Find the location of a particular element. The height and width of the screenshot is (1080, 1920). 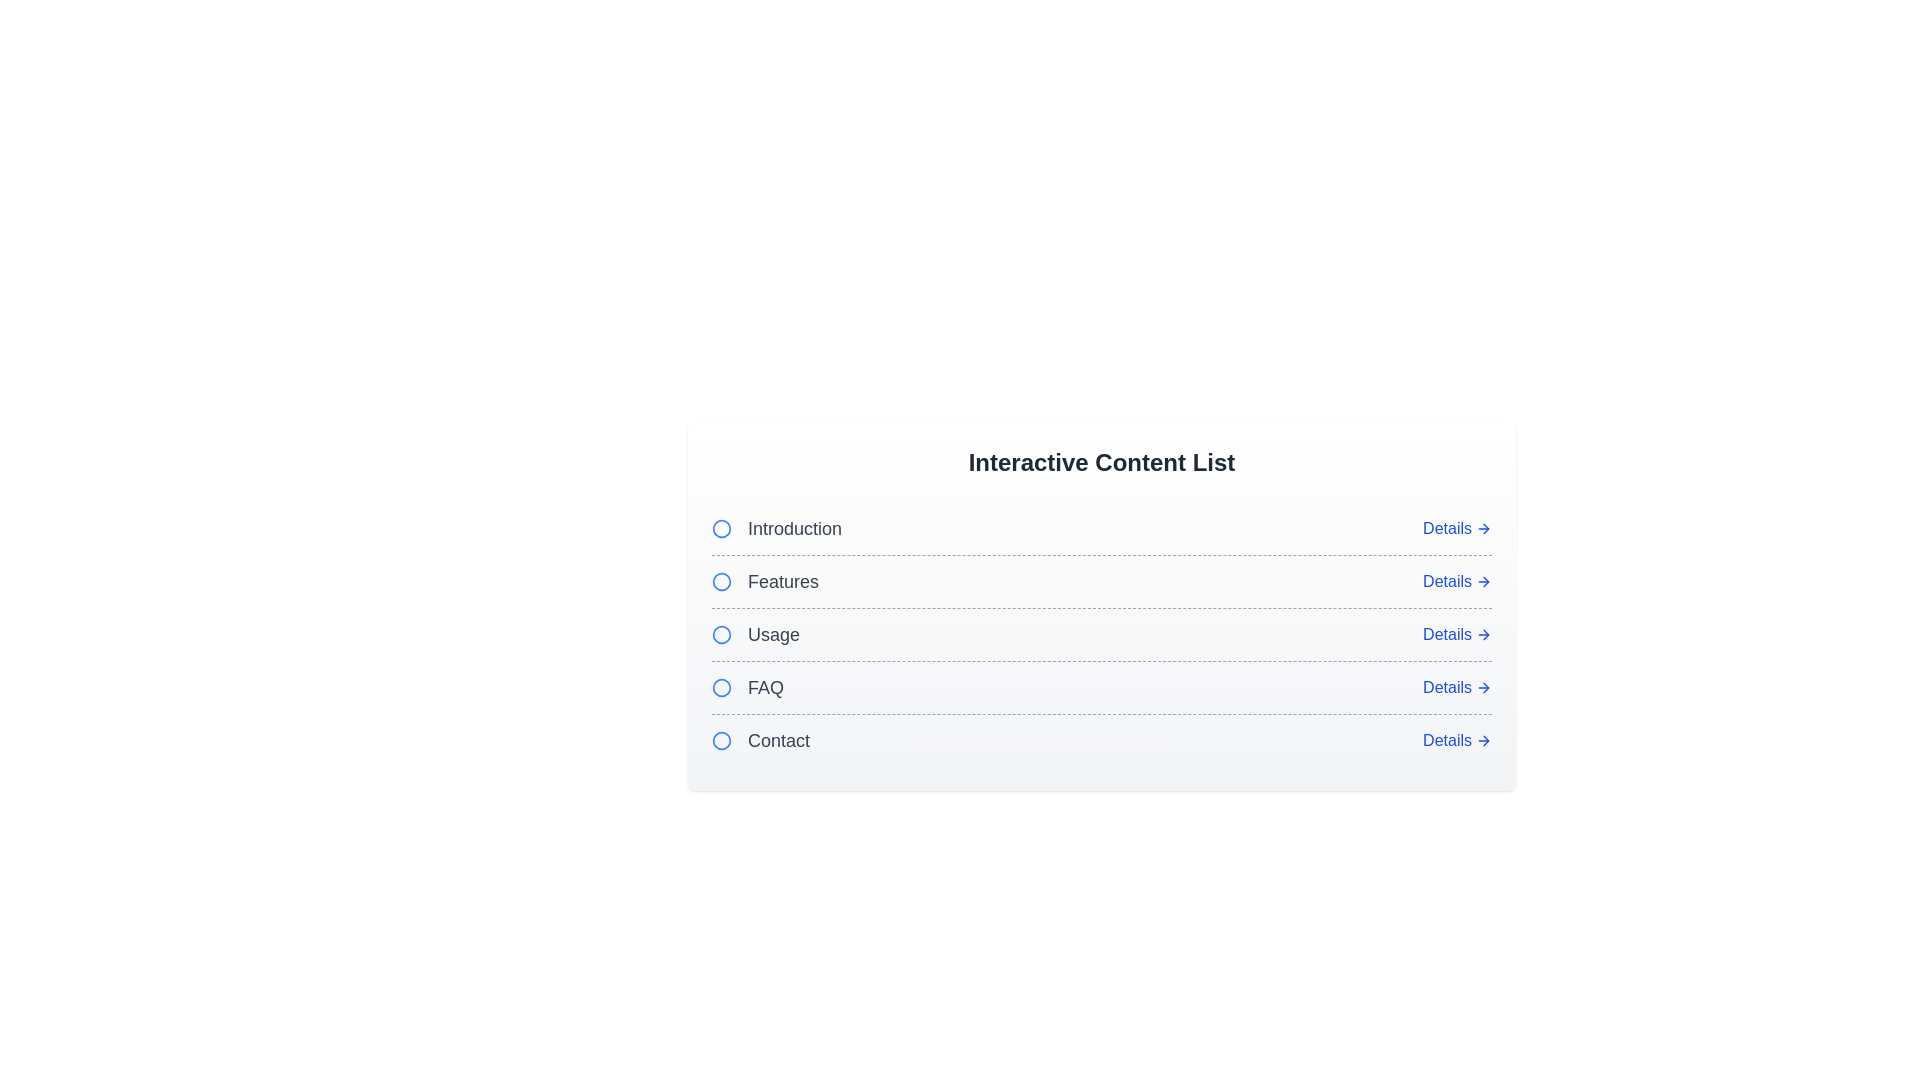

the arrow icon located at the far right of the 'FAQ' row, which indicates navigation to additional details is located at coordinates (1486, 686).